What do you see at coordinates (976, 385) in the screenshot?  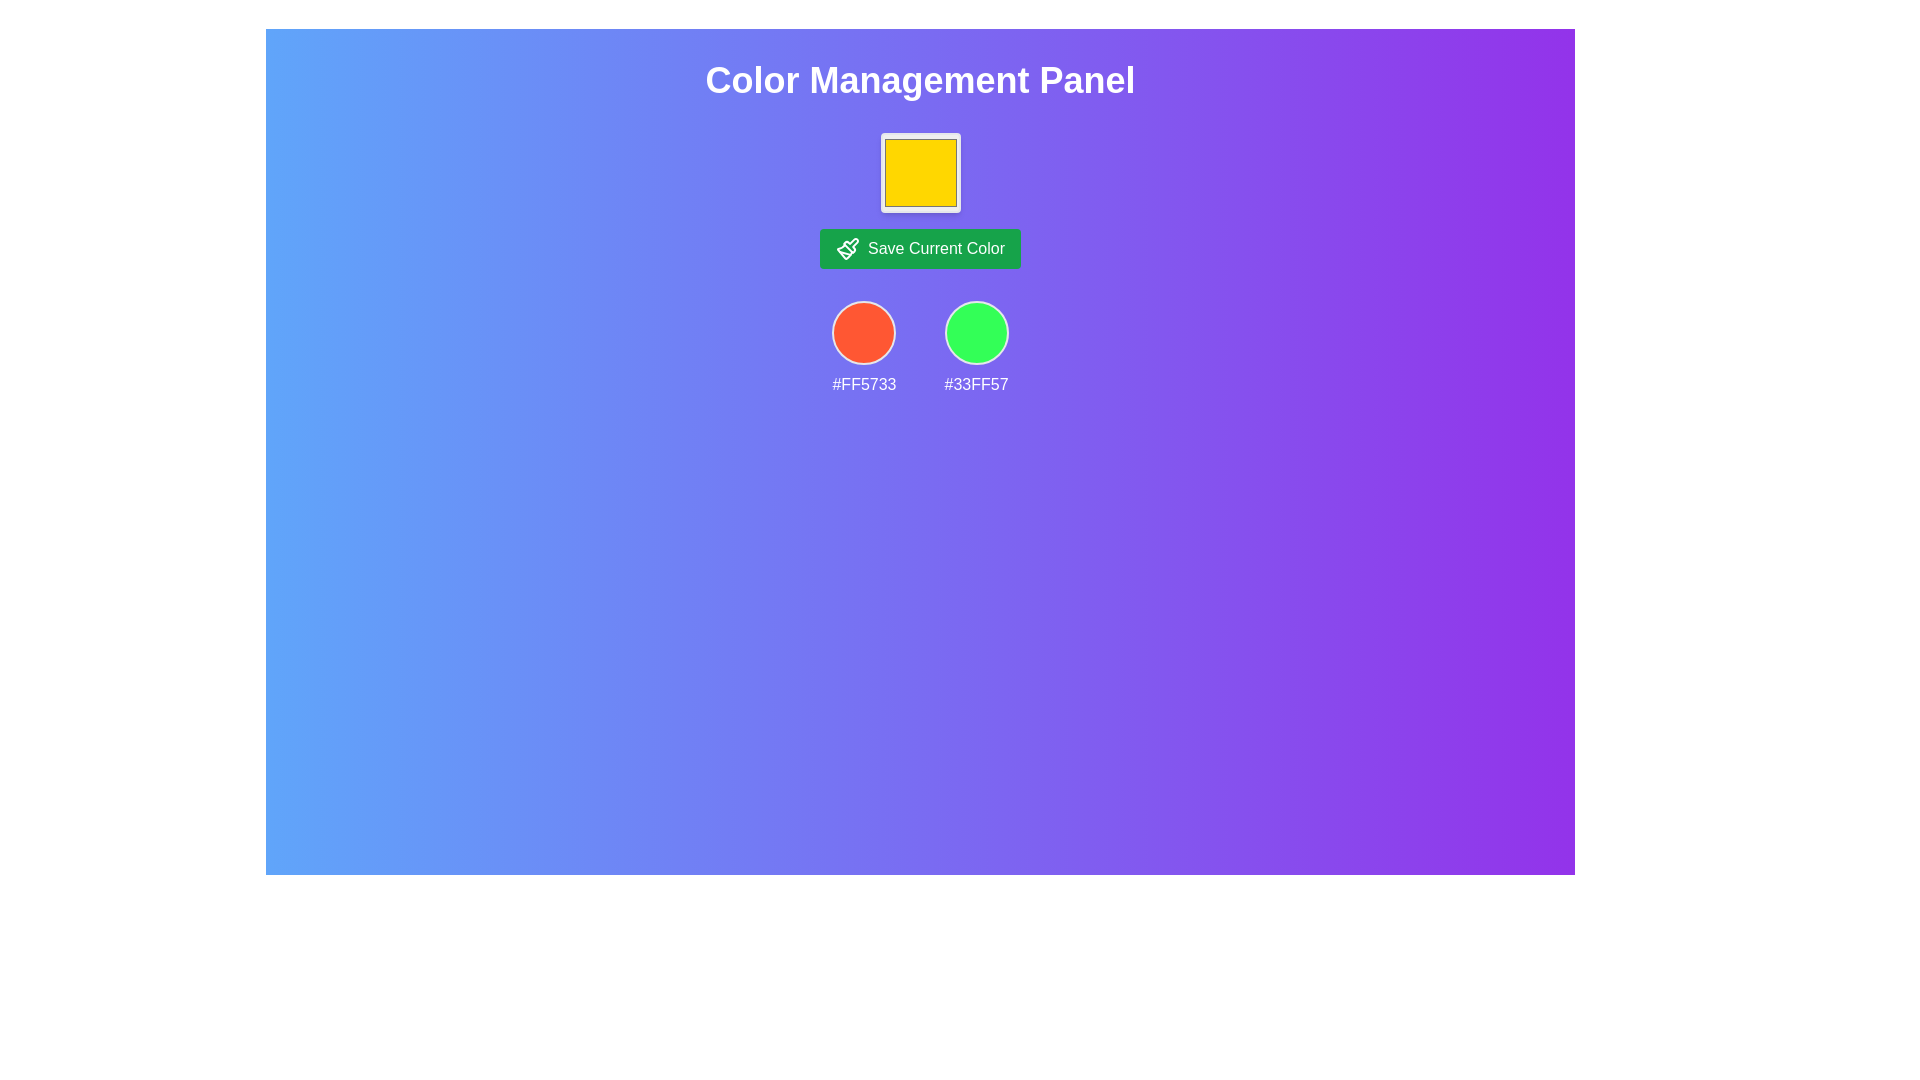 I see `the static text label displaying the color code '#33FF57', which is the rightmost label in a vertical layout and positioned below a green circular visual representation` at bounding box center [976, 385].